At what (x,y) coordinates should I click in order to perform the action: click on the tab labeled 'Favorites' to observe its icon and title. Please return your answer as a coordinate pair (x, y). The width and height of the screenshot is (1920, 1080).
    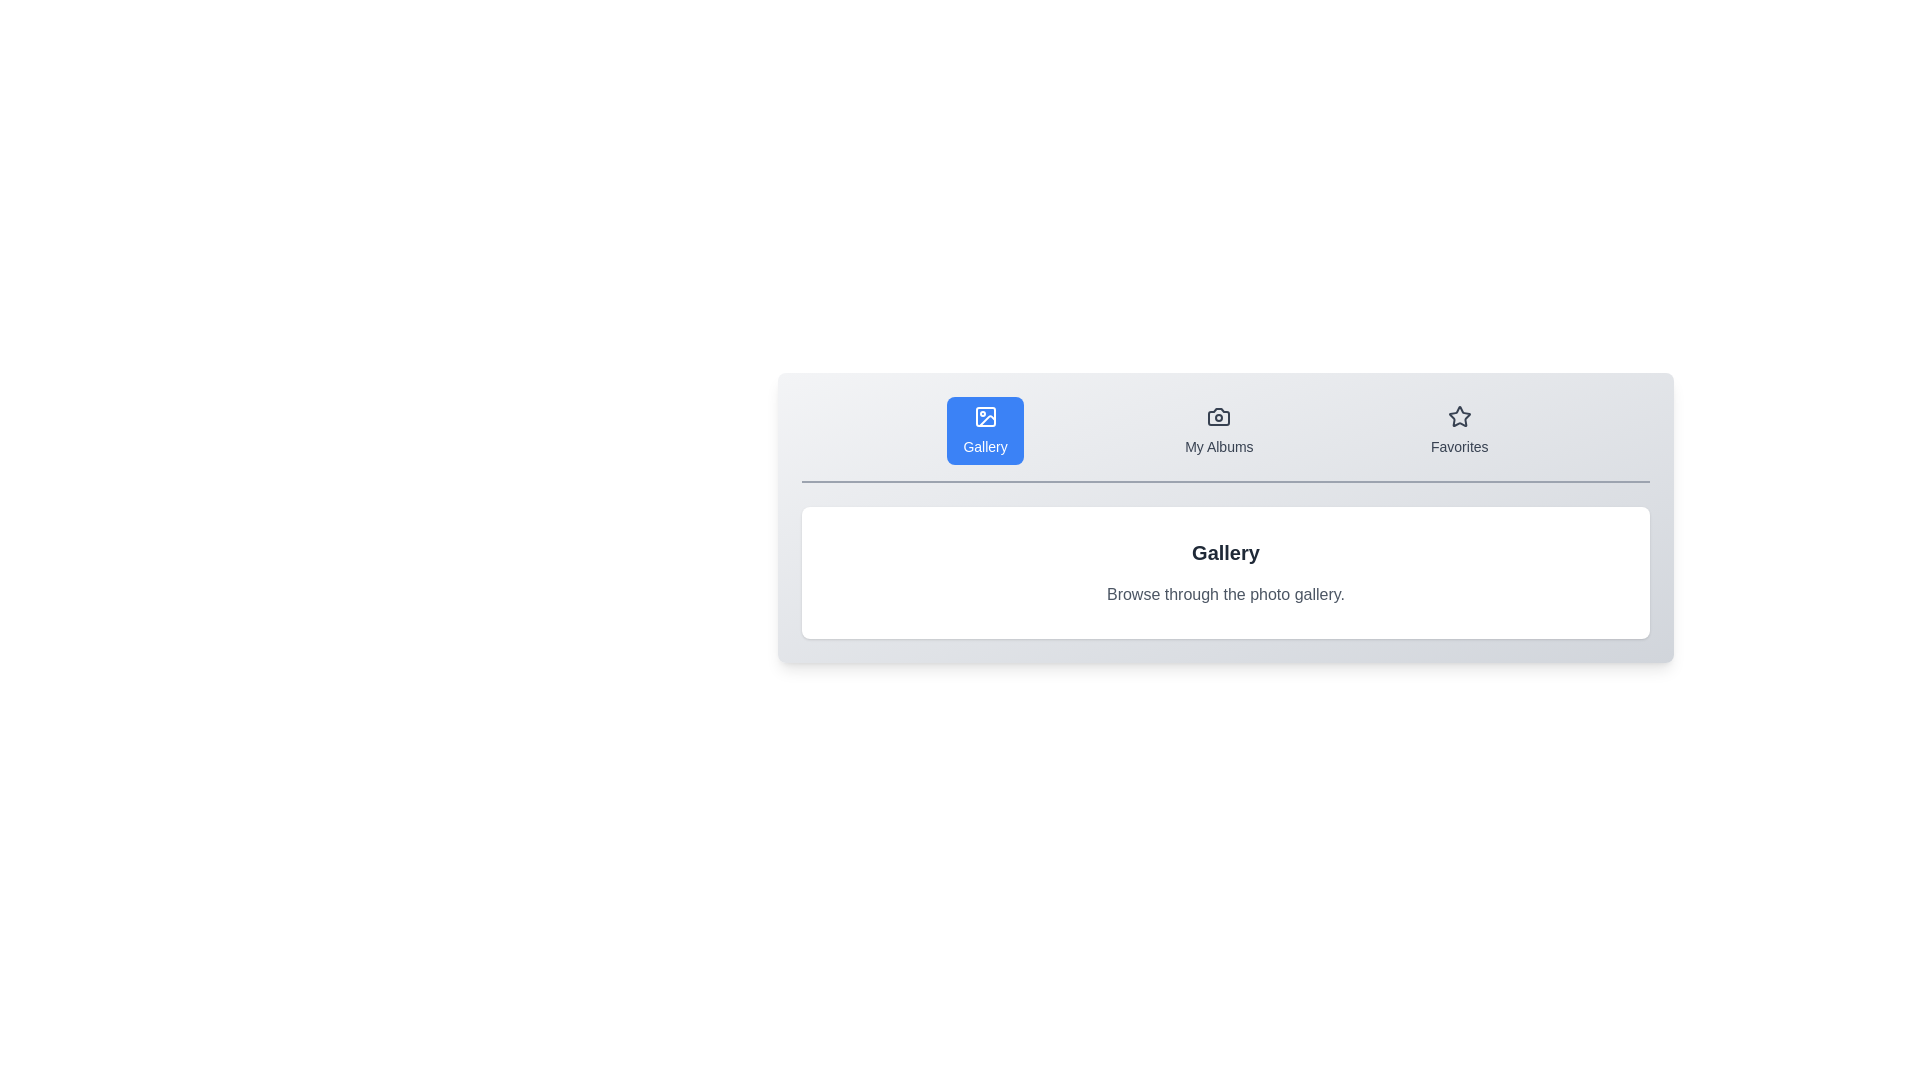
    Looking at the image, I should click on (1459, 430).